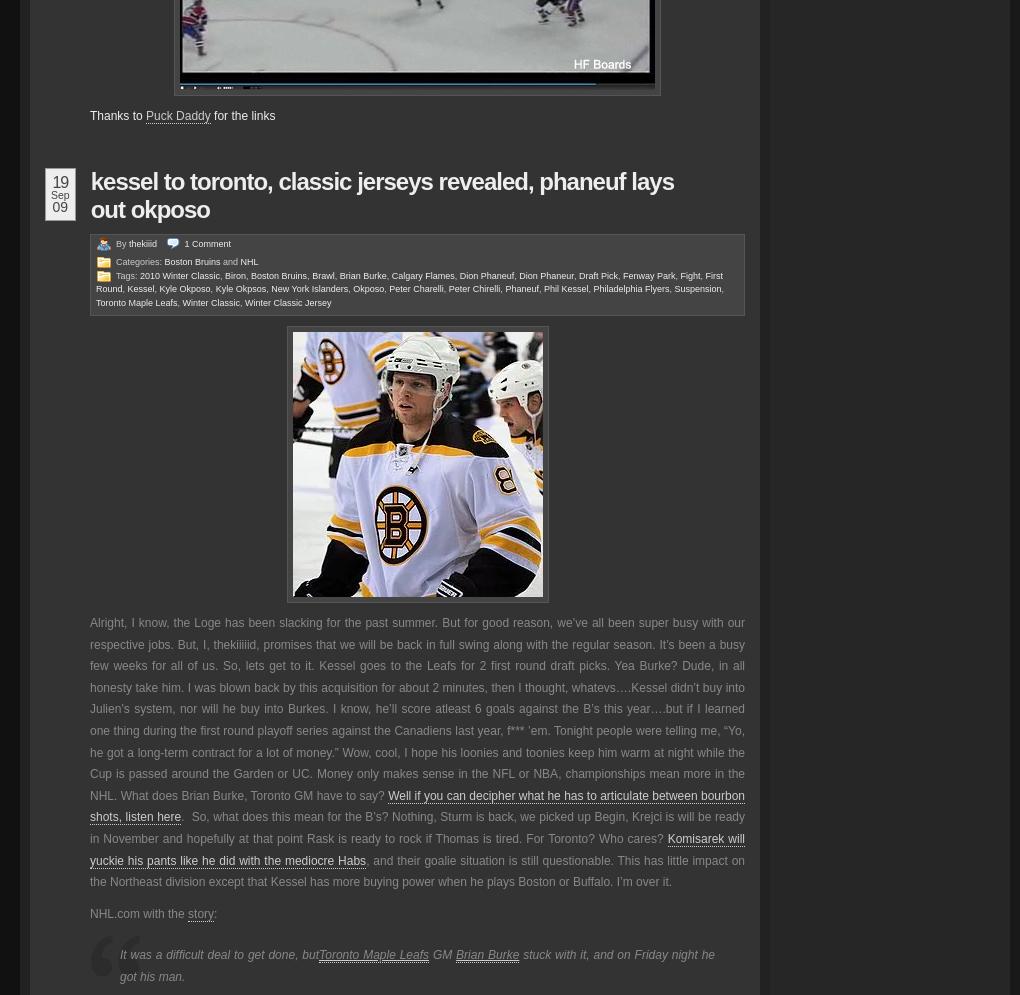 This screenshot has height=995, width=1020. Describe the element at coordinates (128, 274) in the screenshot. I see `'Tags:'` at that location.